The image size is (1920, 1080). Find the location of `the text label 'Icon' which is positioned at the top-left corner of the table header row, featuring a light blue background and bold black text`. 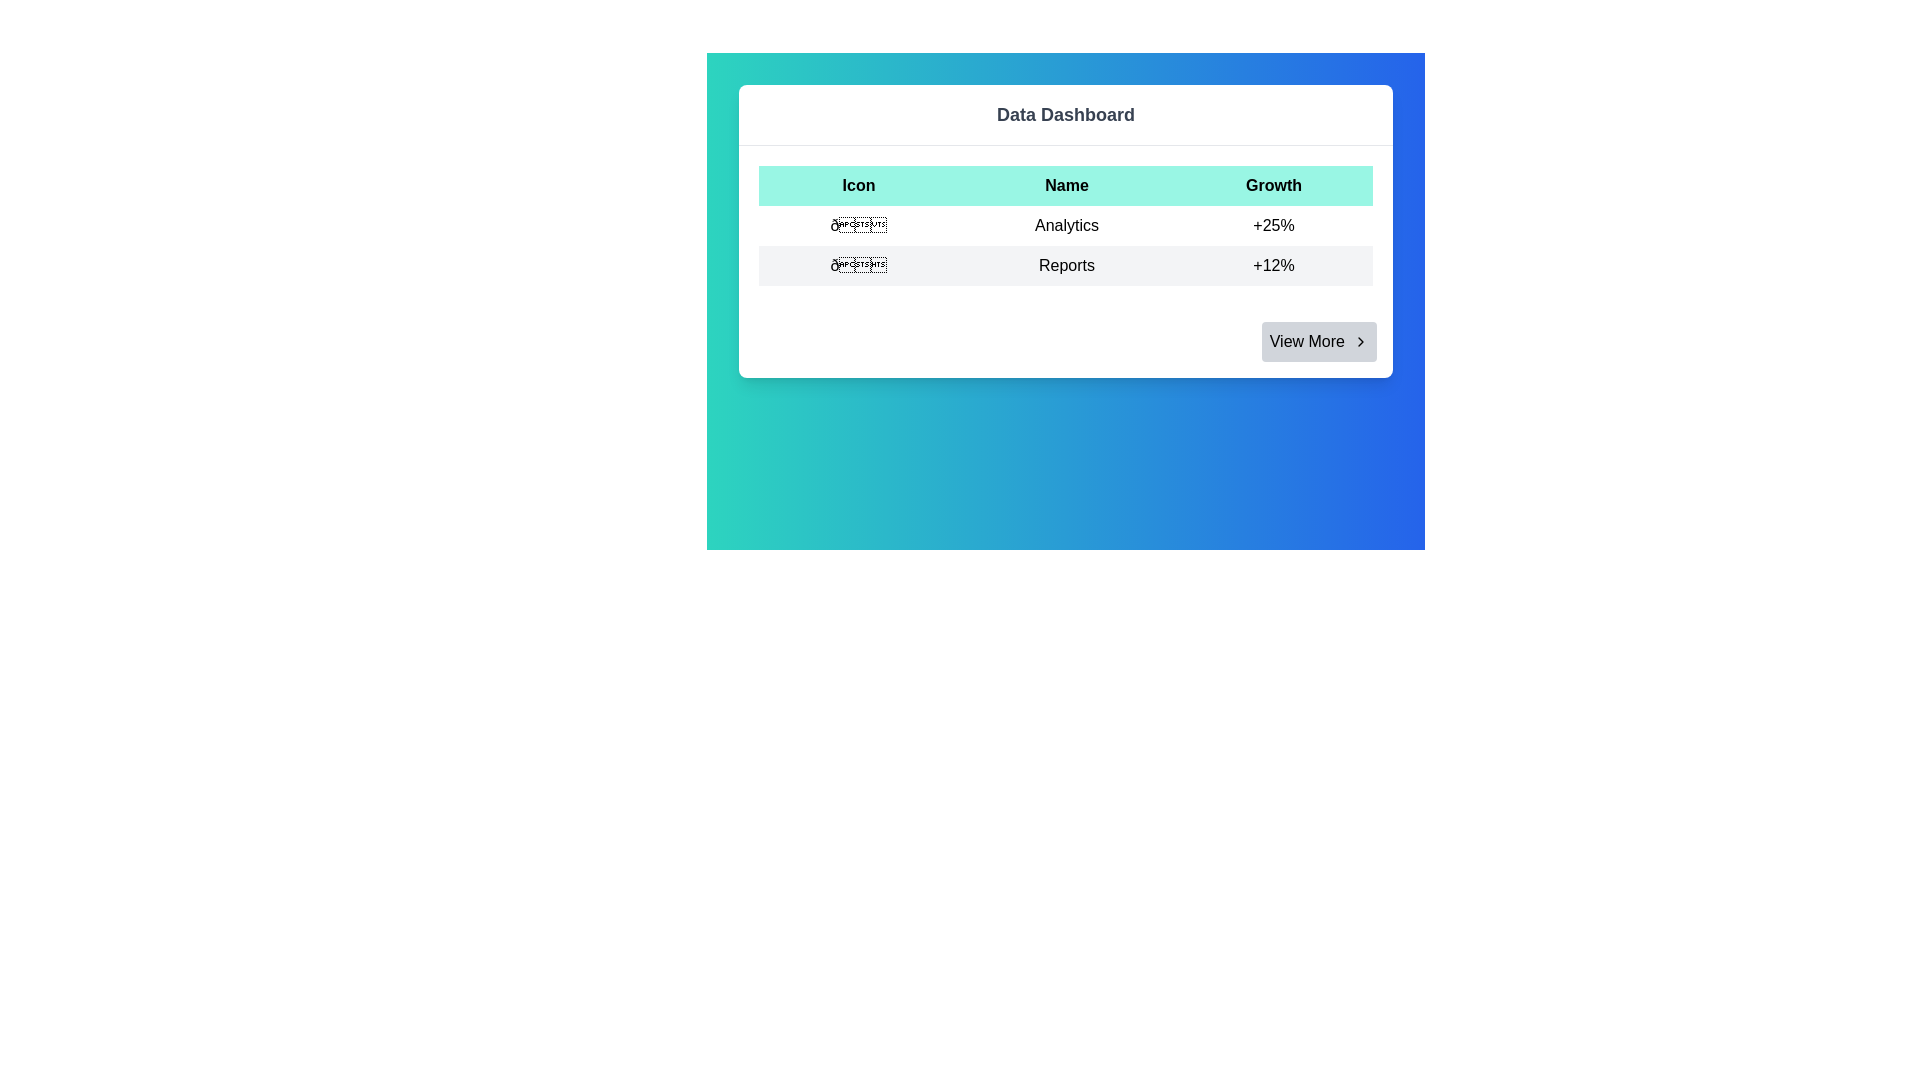

the text label 'Icon' which is positioned at the top-left corner of the table header row, featuring a light blue background and bold black text is located at coordinates (859, 185).